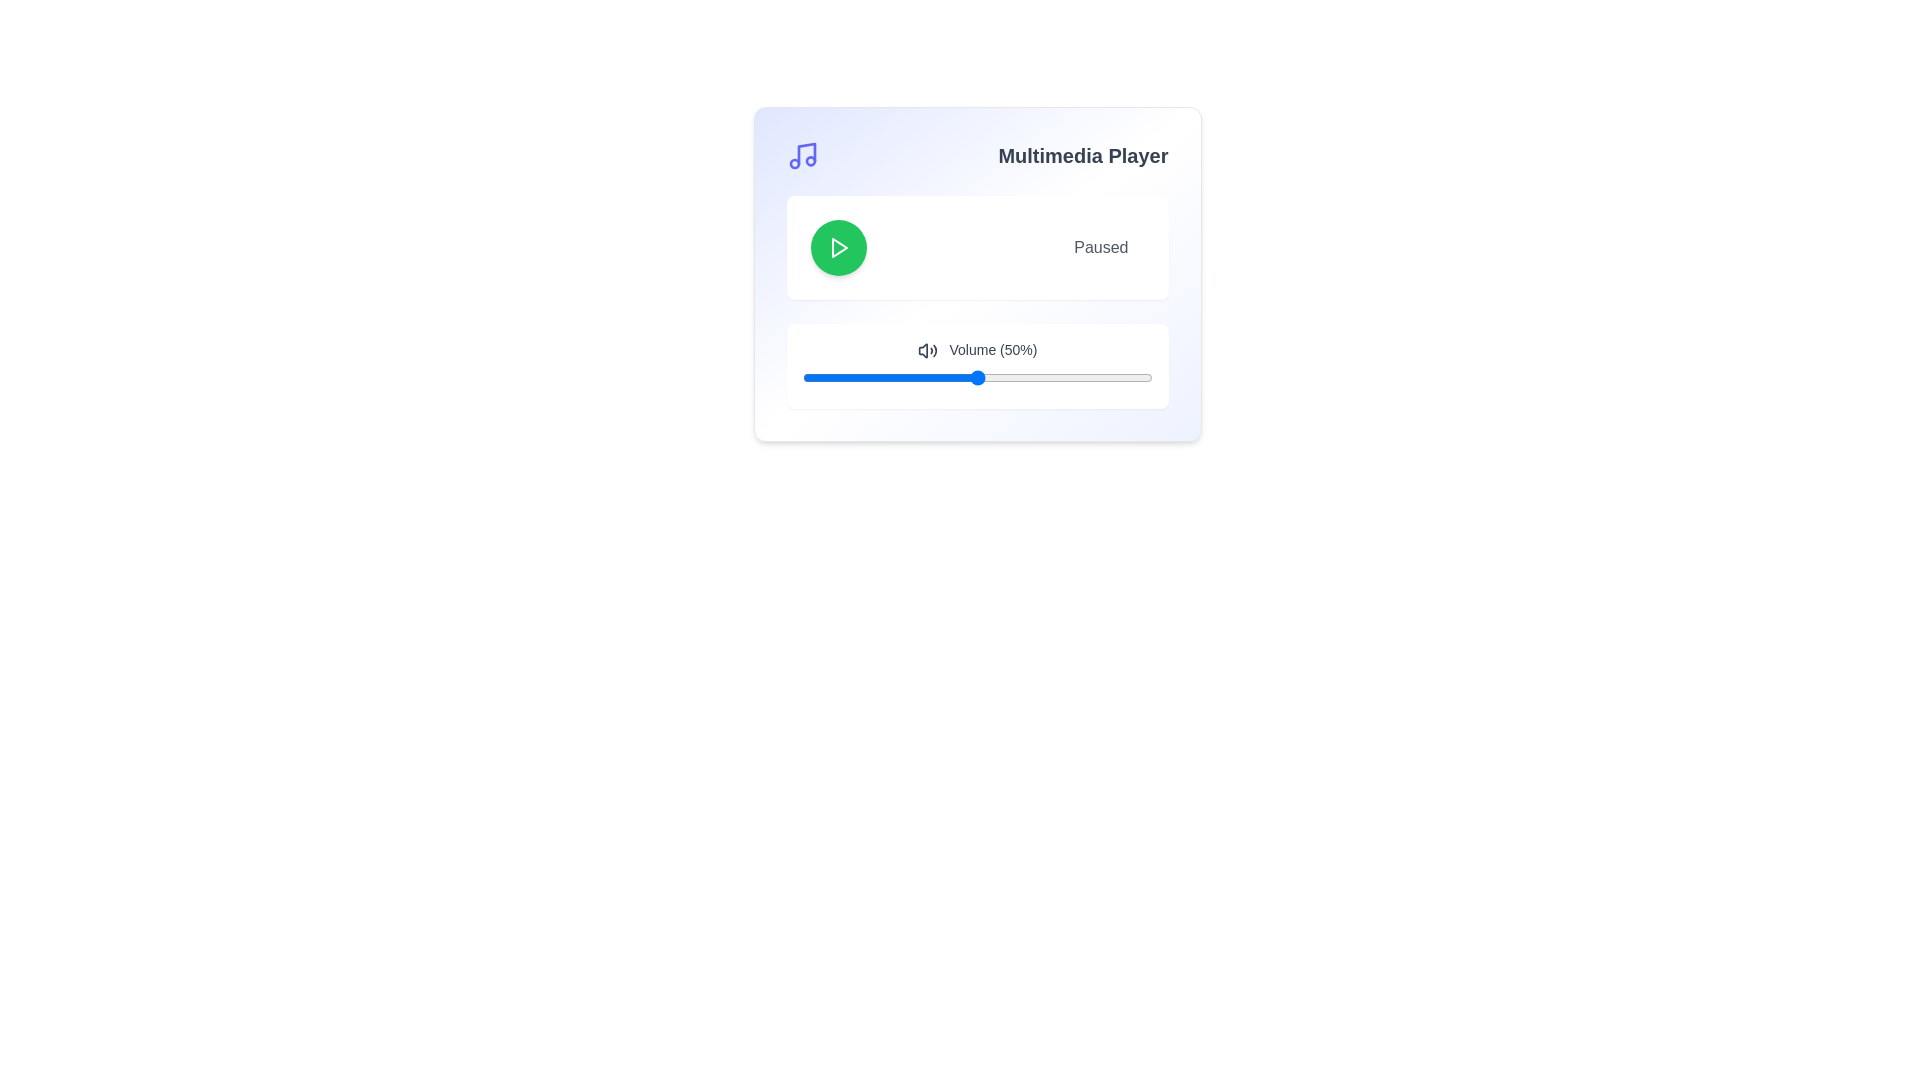  Describe the element at coordinates (839, 246) in the screenshot. I see `the play icon located centrally within the green circular button at the top-left of the multimedia player interface` at that location.